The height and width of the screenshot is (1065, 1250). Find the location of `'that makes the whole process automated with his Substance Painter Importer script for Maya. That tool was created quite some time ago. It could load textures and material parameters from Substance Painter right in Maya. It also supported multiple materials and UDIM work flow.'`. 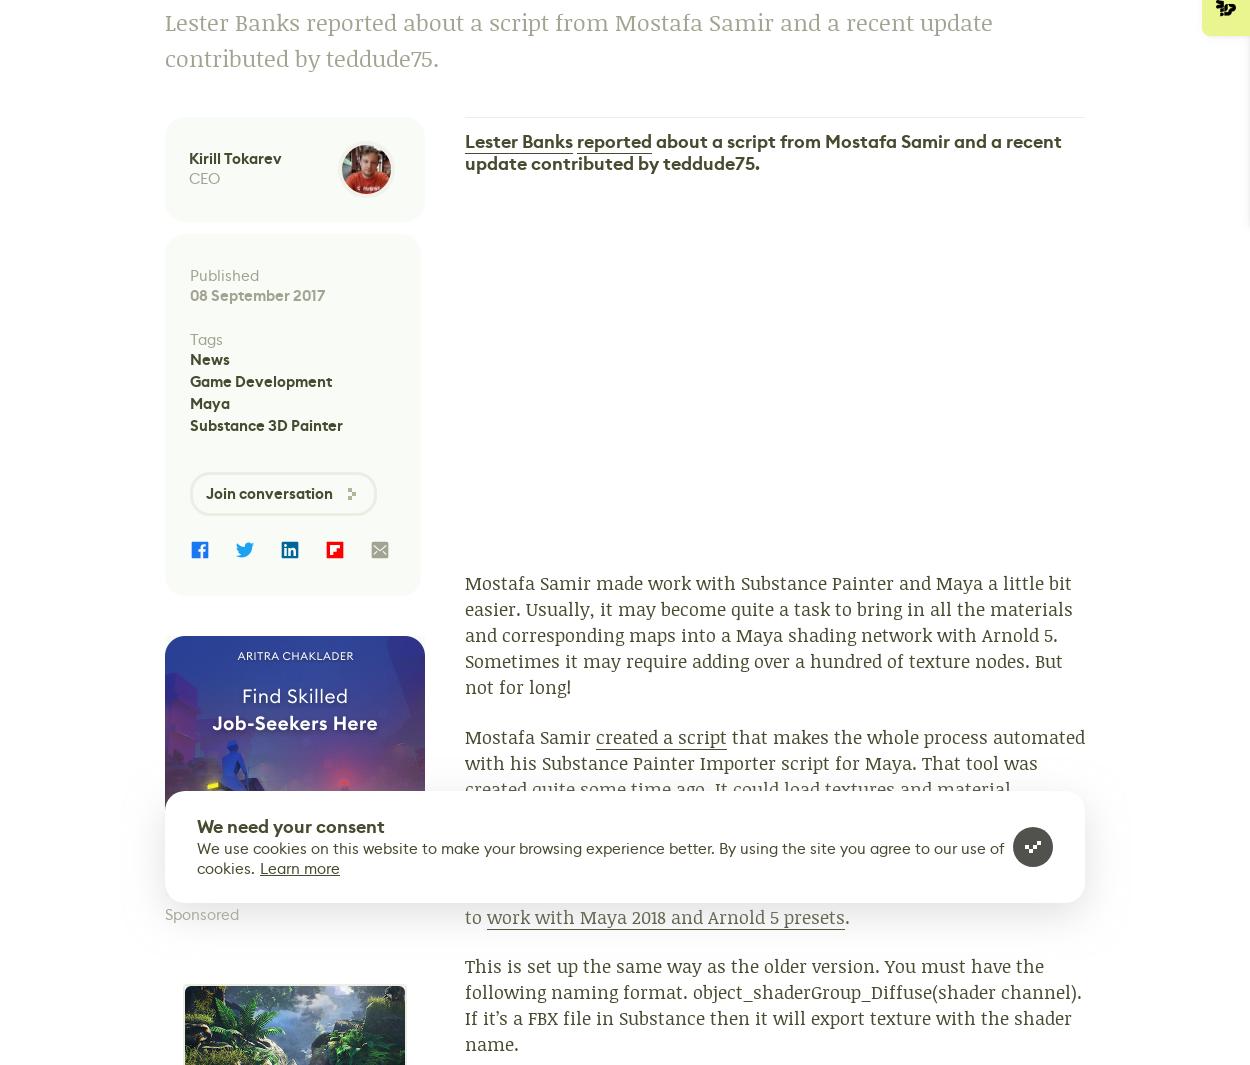

'that makes the whole process automated with his Substance Painter Importer script for Maya. That tool was created quite some time ago. It could load textures and material parameters from Substance Painter right in Maya. It also supported multiple materials and UDIM work flow.' is located at coordinates (775, 788).